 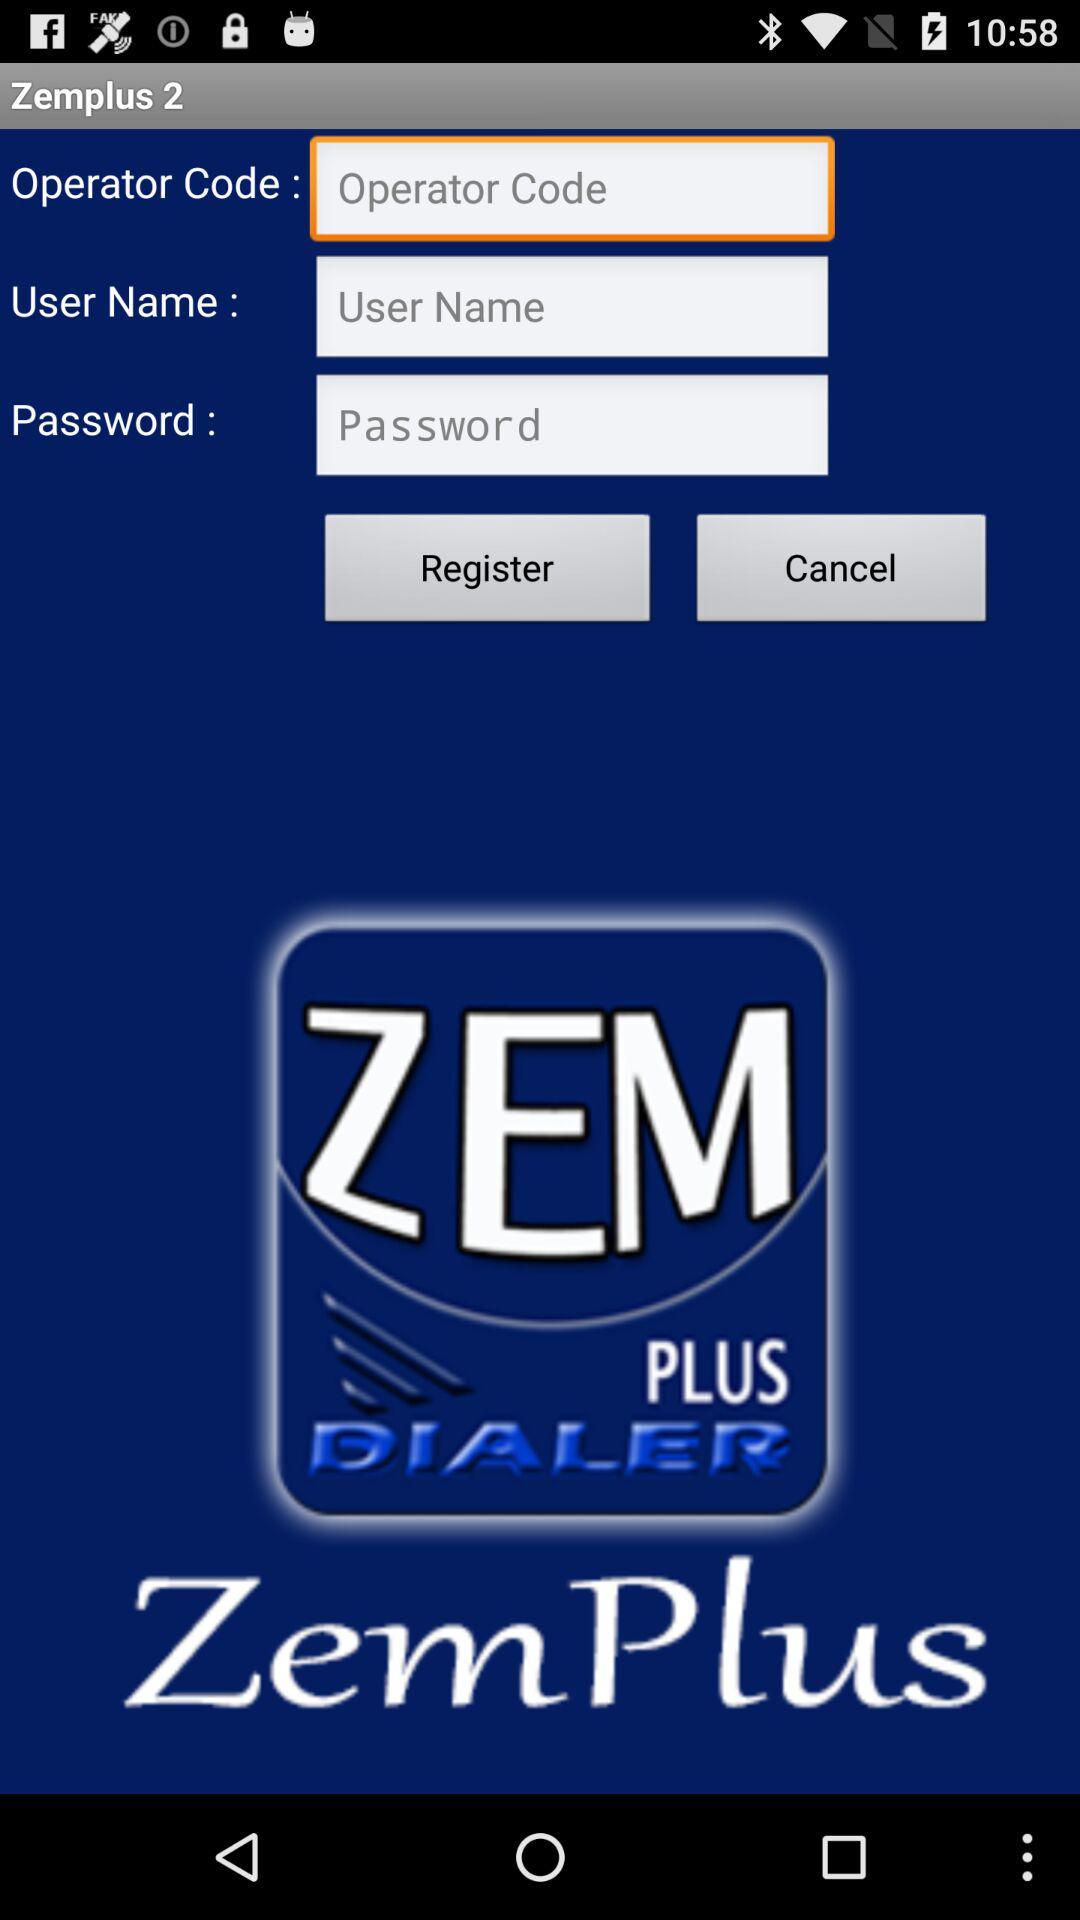 What do you see at coordinates (572, 308) in the screenshot?
I see `username button` at bounding box center [572, 308].